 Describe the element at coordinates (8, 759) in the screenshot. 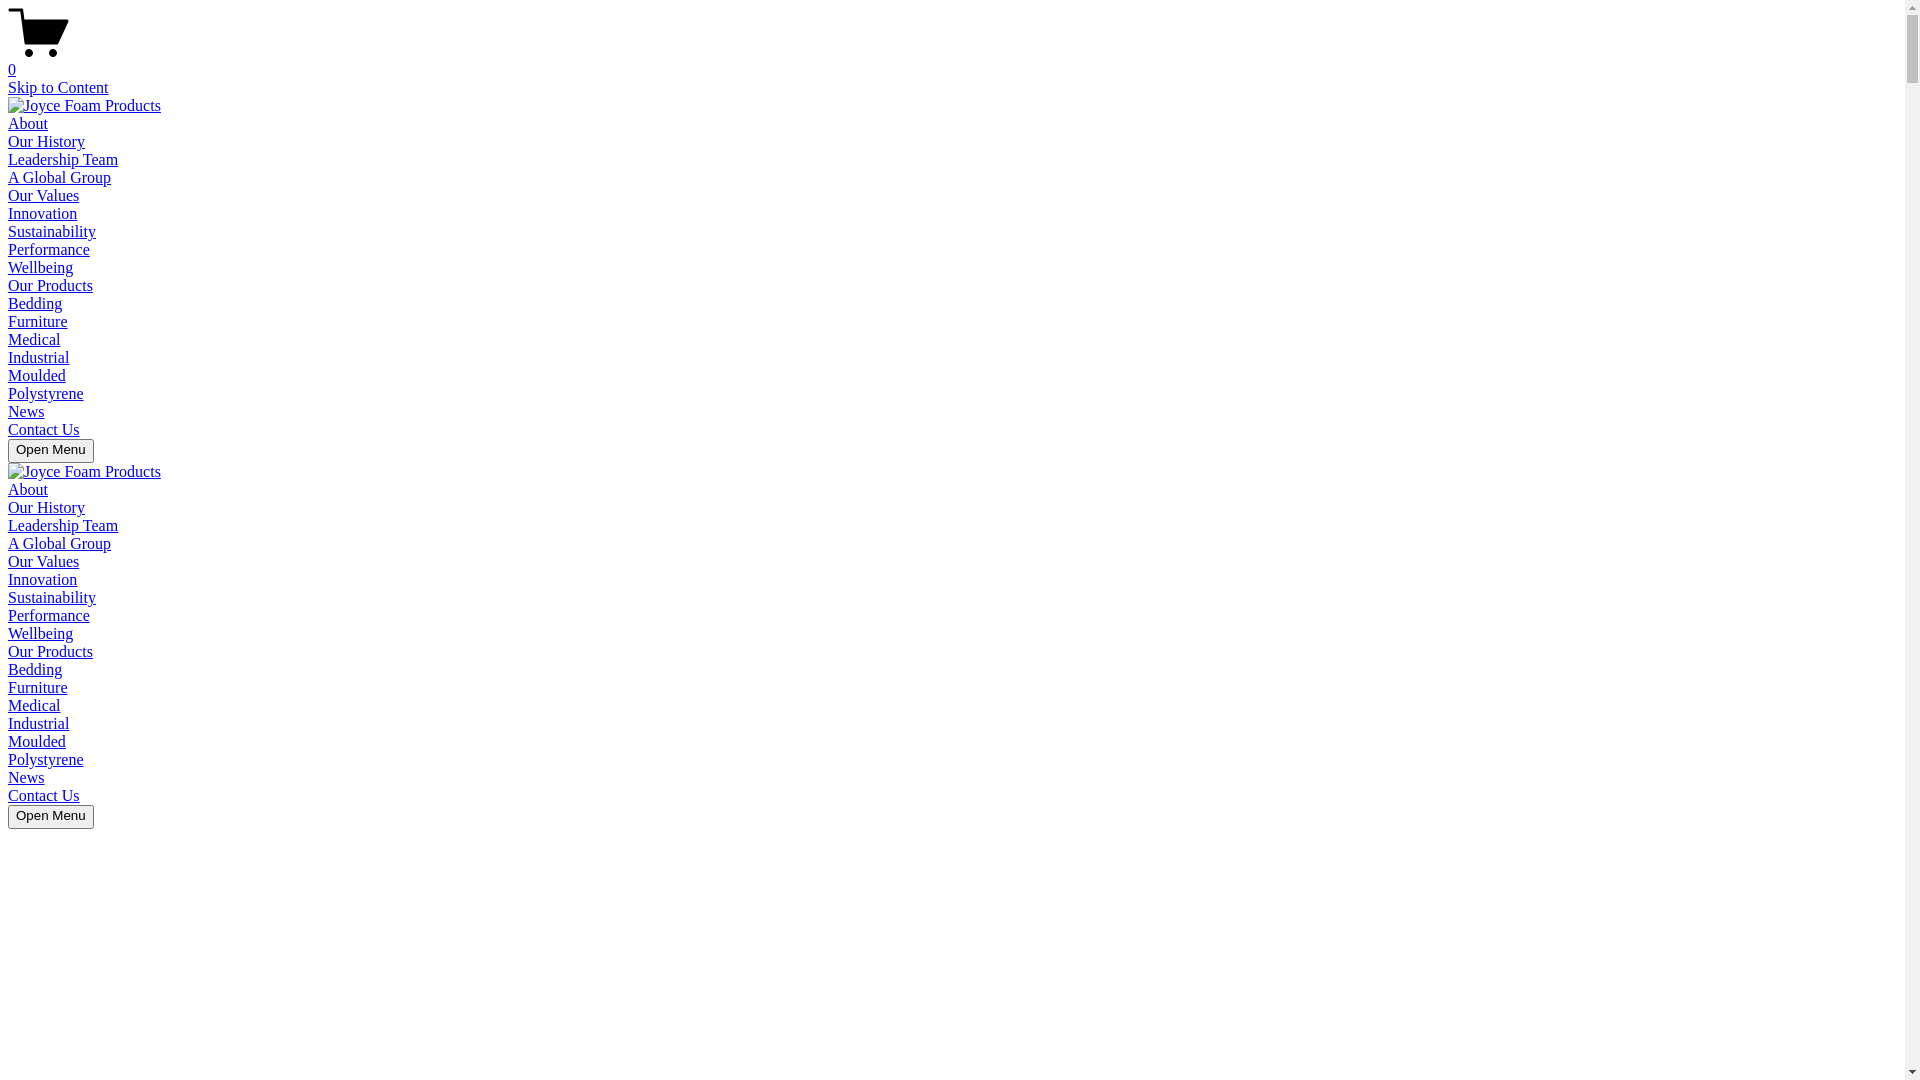

I see `'Polystyrene'` at that location.